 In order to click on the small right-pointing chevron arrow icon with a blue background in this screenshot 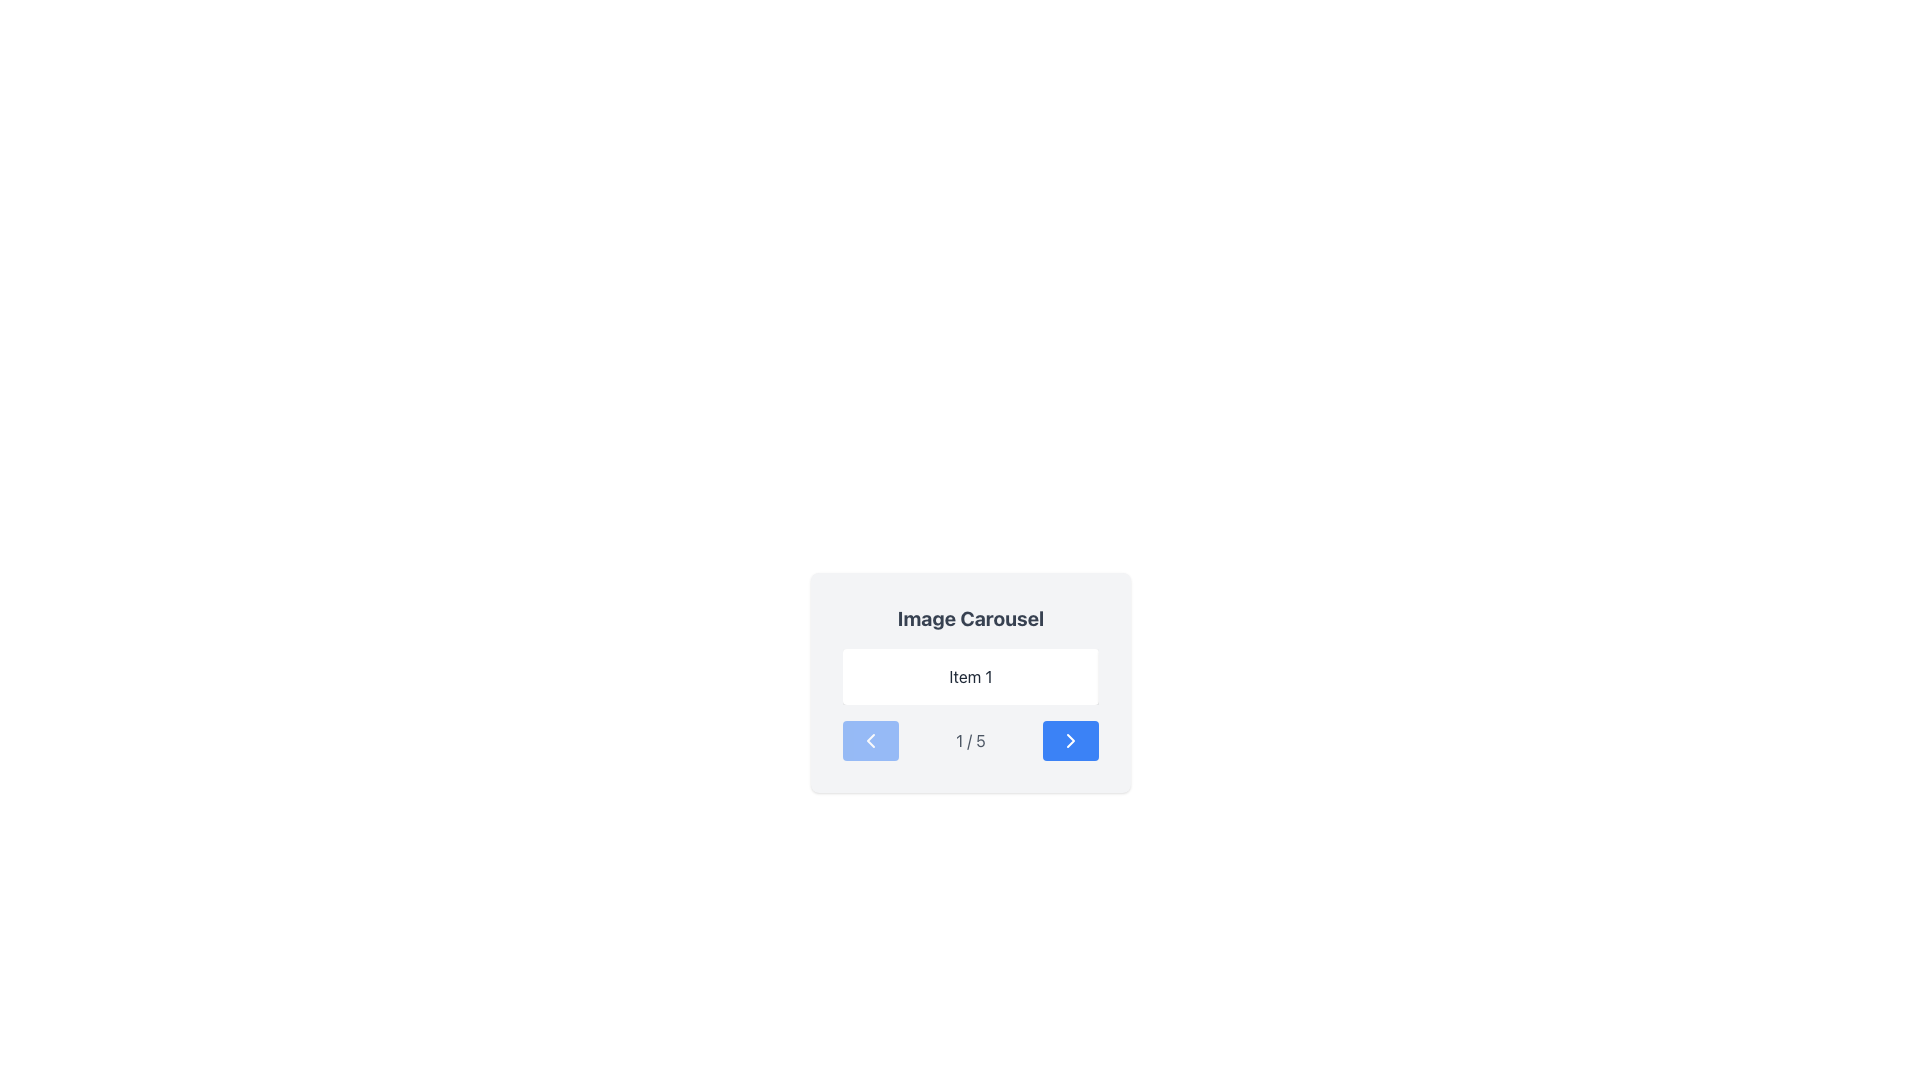, I will do `click(1069, 740)`.